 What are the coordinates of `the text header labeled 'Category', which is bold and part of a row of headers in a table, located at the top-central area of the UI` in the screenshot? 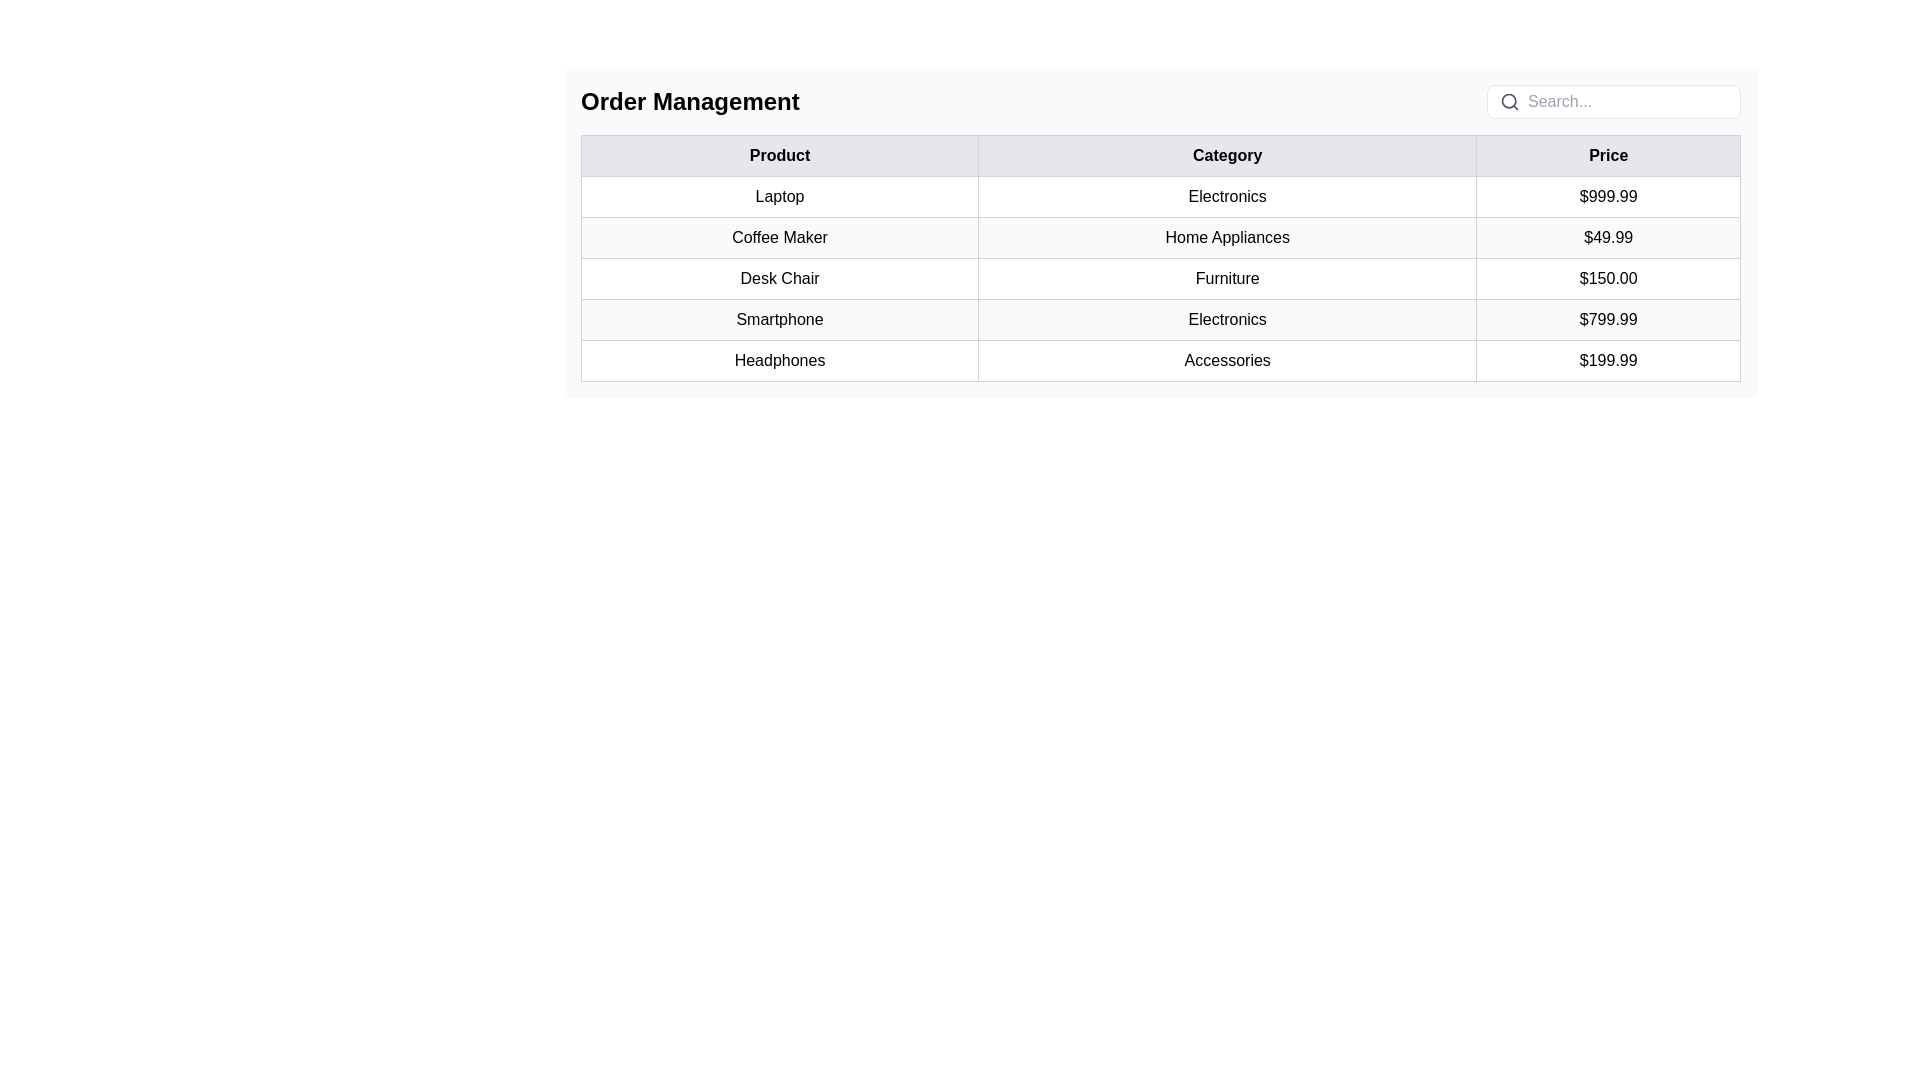 It's located at (1226, 154).